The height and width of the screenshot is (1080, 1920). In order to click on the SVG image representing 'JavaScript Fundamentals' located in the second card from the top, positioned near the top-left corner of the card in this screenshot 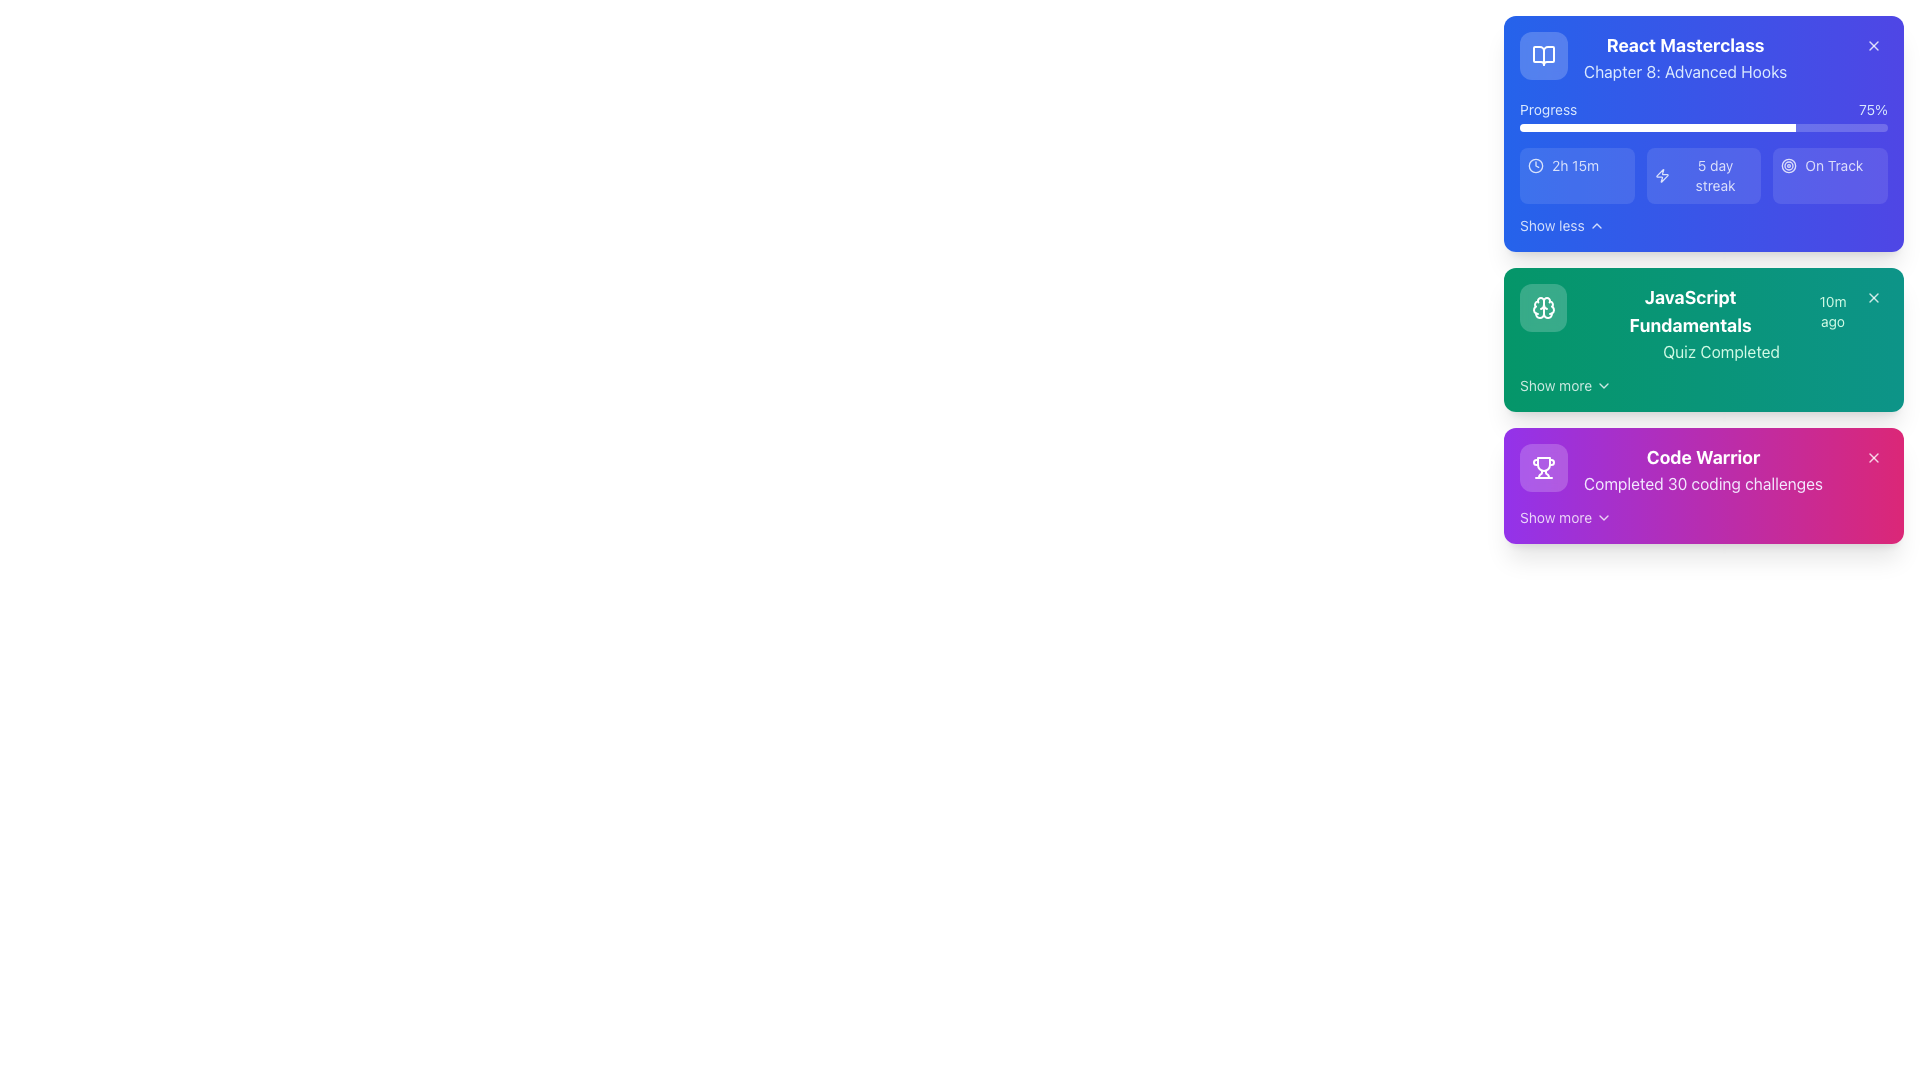, I will do `click(1542, 308)`.